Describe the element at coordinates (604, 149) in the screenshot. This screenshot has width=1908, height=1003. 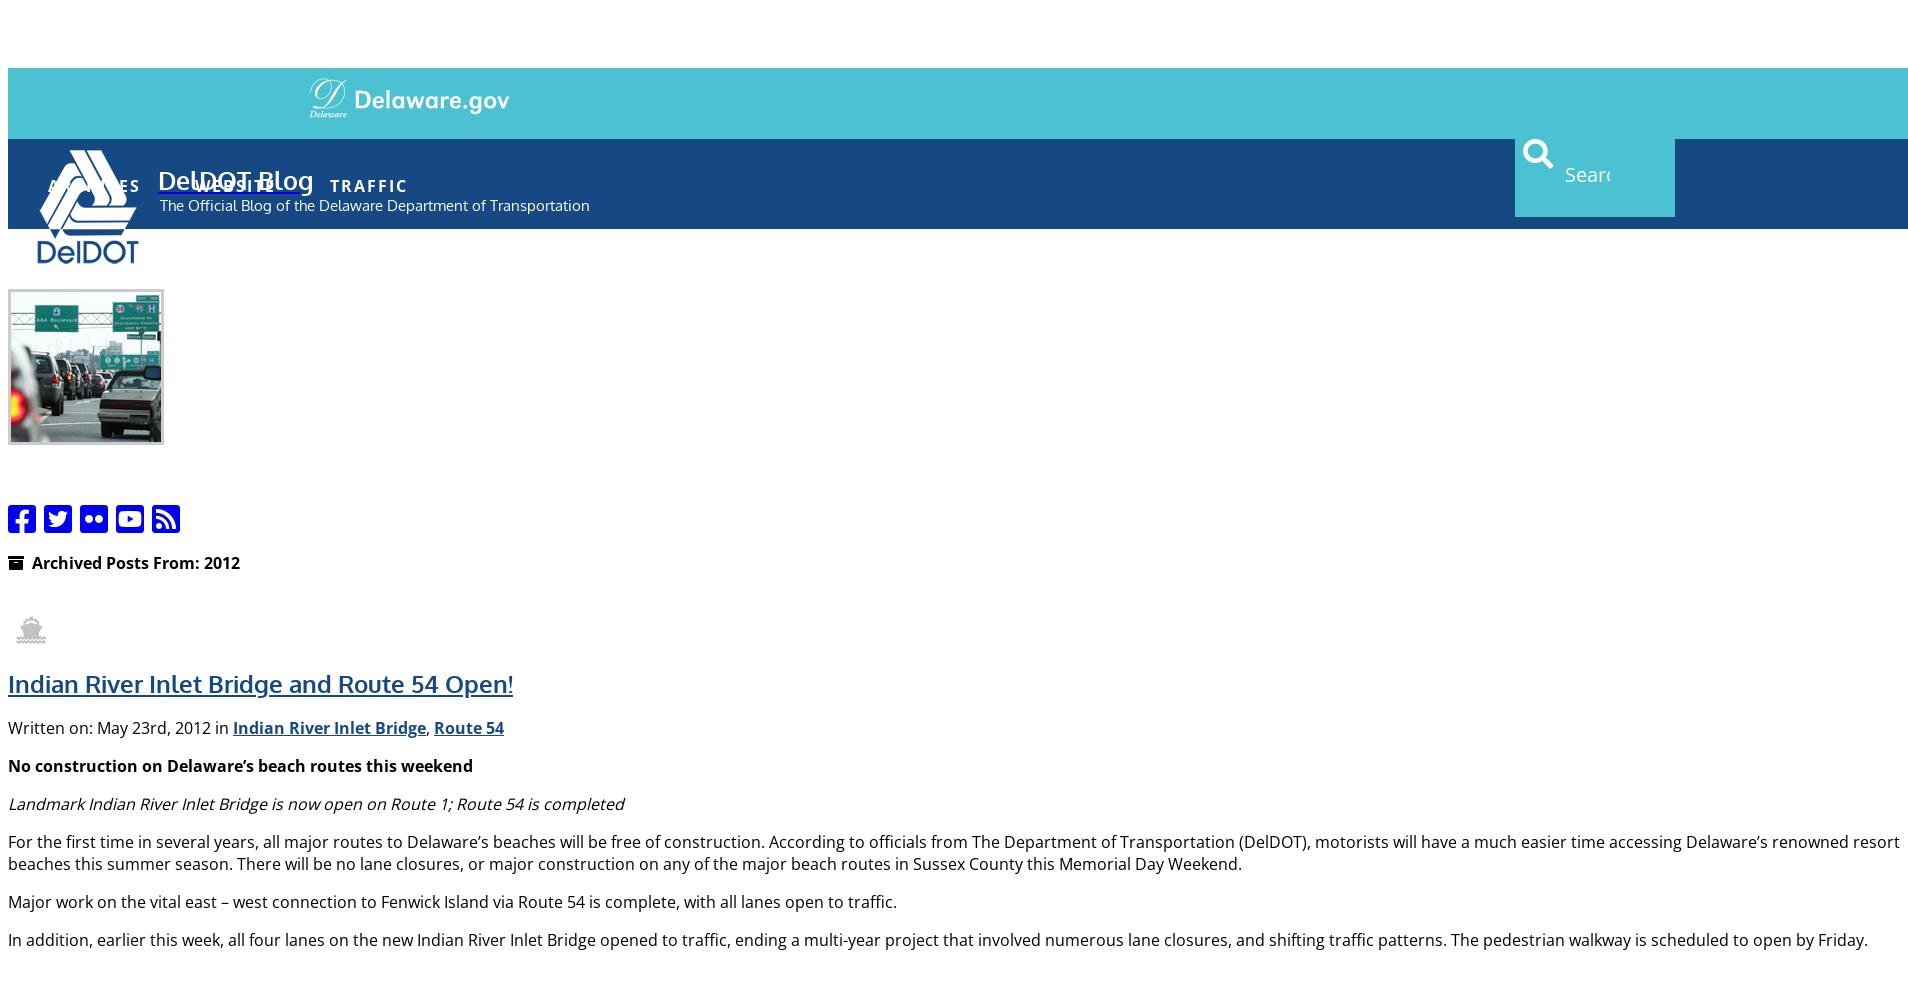
I see `'Topics'` at that location.